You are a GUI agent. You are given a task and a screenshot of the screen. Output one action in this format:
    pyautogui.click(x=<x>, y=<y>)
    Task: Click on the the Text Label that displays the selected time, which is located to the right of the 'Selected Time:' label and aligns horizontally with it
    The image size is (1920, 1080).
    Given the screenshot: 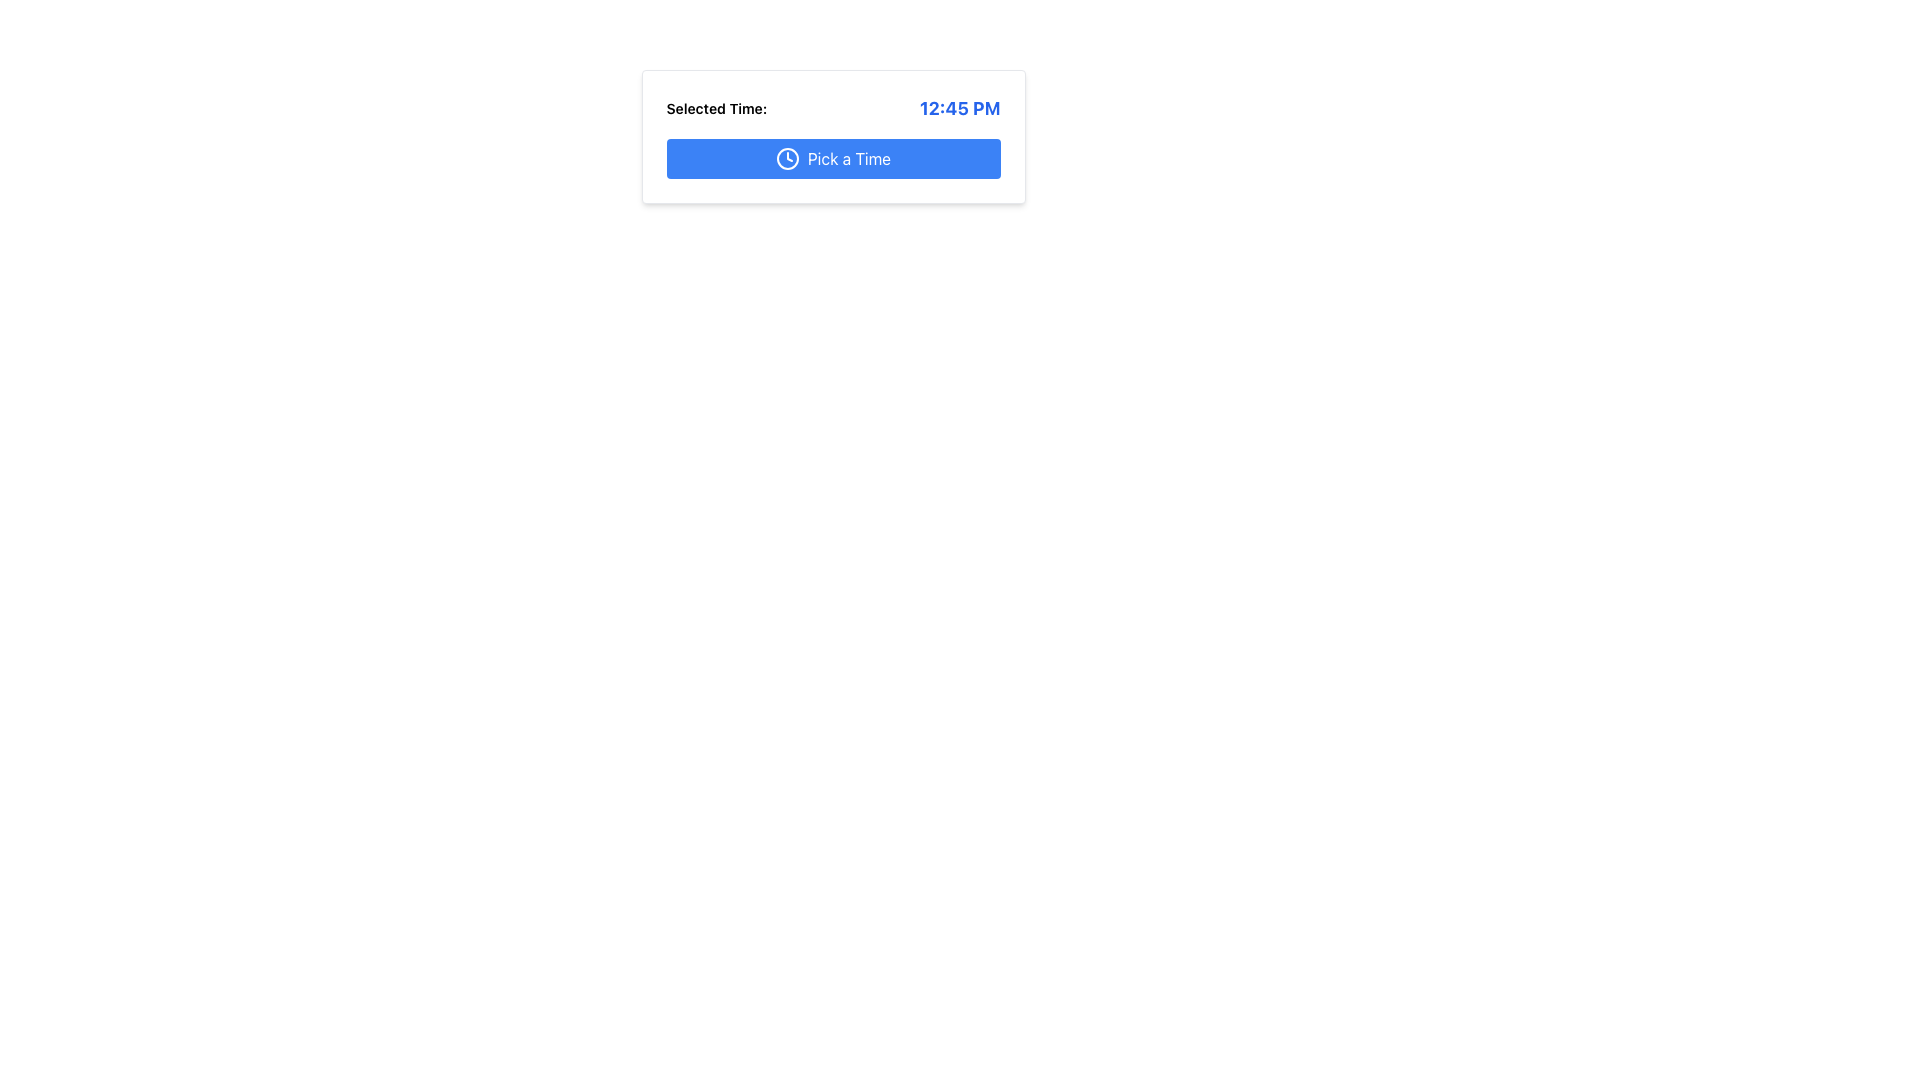 What is the action you would take?
    pyautogui.click(x=960, y=108)
    